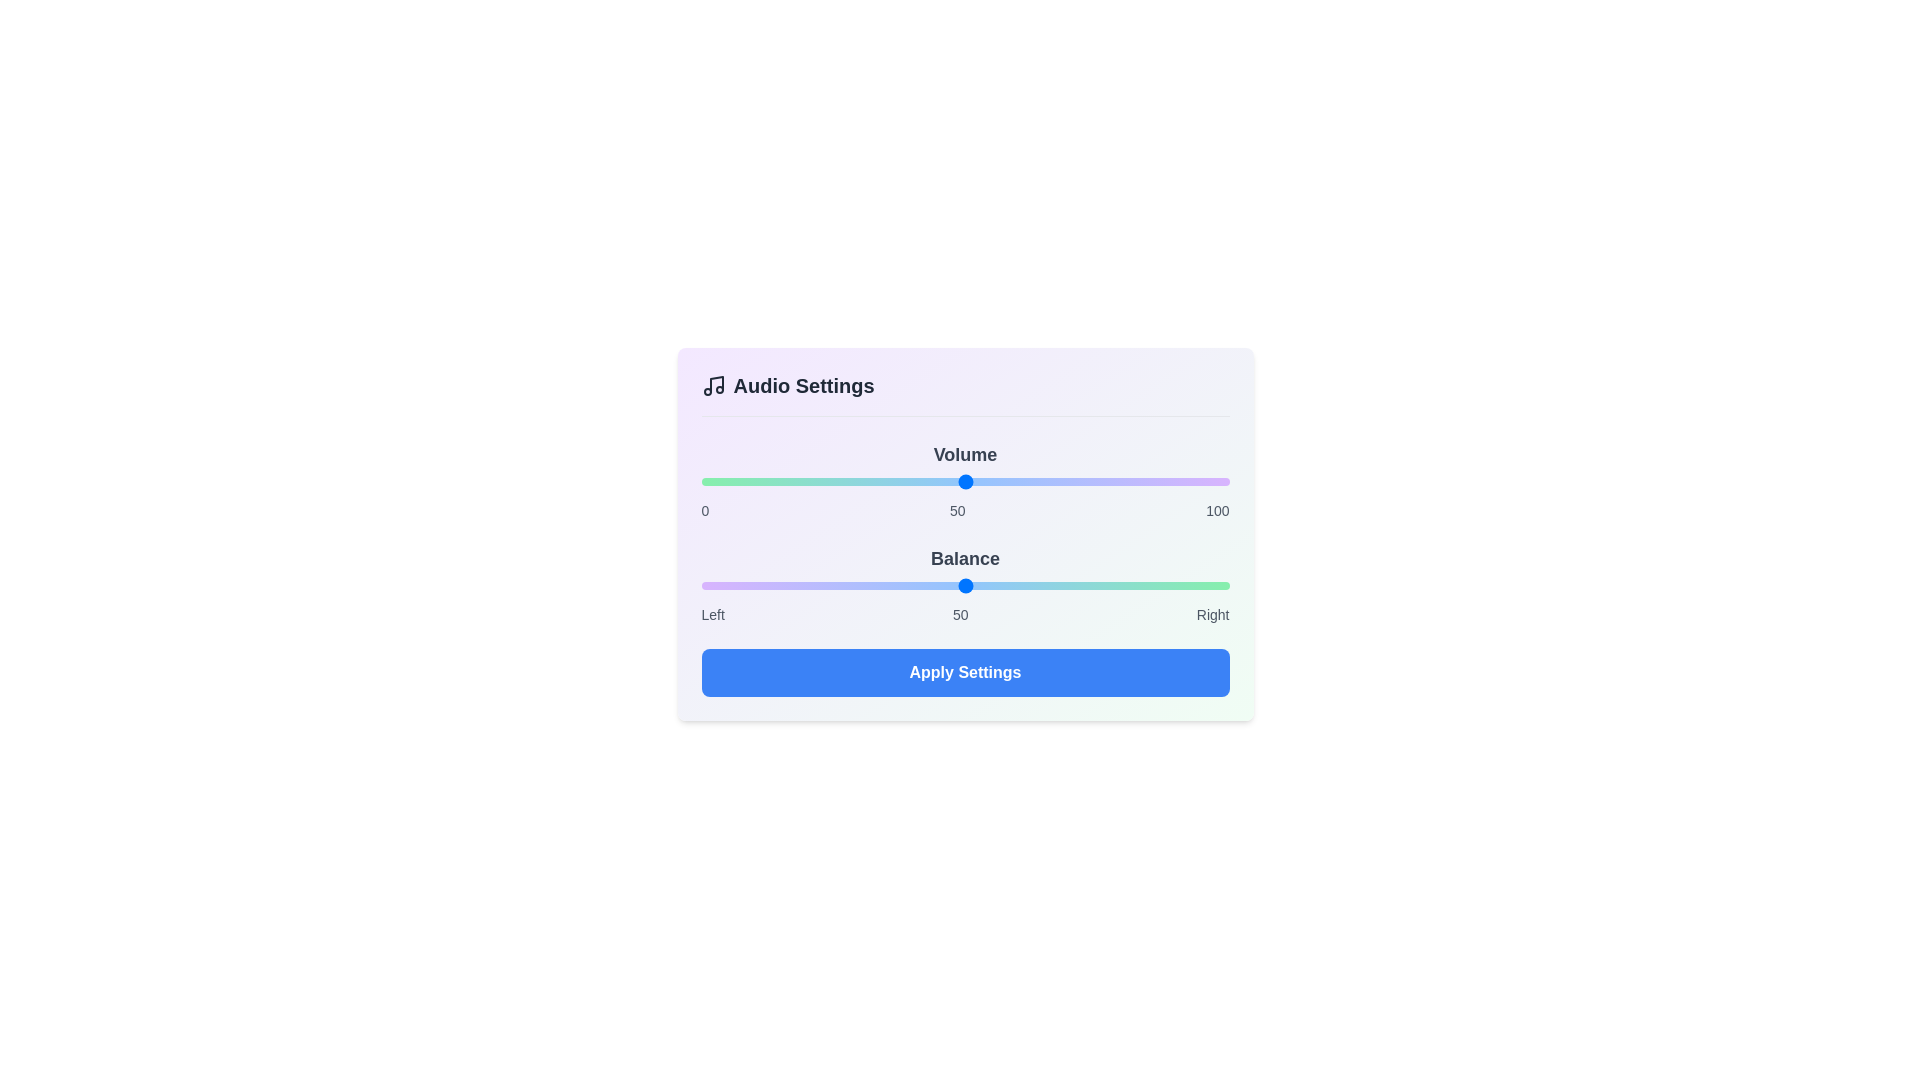 The width and height of the screenshot is (1920, 1080). What do you see at coordinates (938, 585) in the screenshot?
I see `balance` at bounding box center [938, 585].